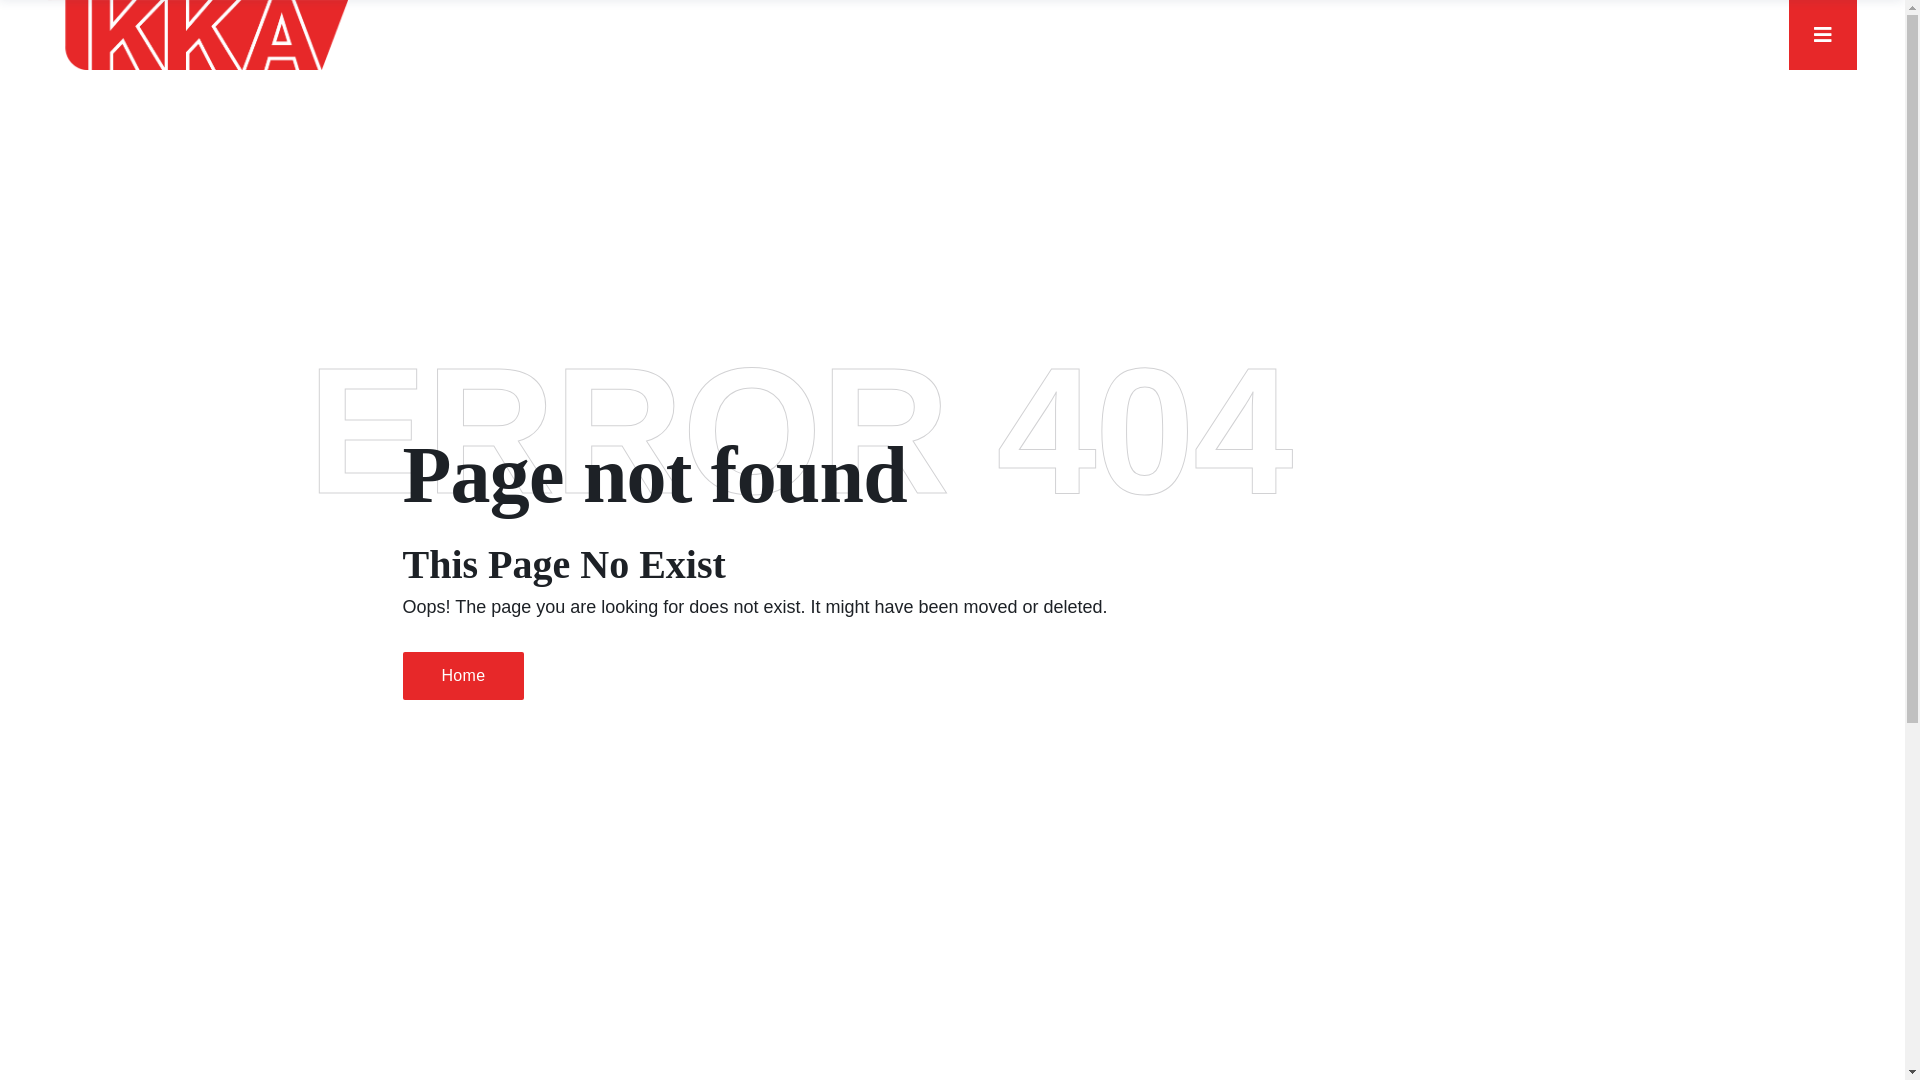 This screenshot has width=1920, height=1080. What do you see at coordinates (461, 675) in the screenshot?
I see `'Home'` at bounding box center [461, 675].